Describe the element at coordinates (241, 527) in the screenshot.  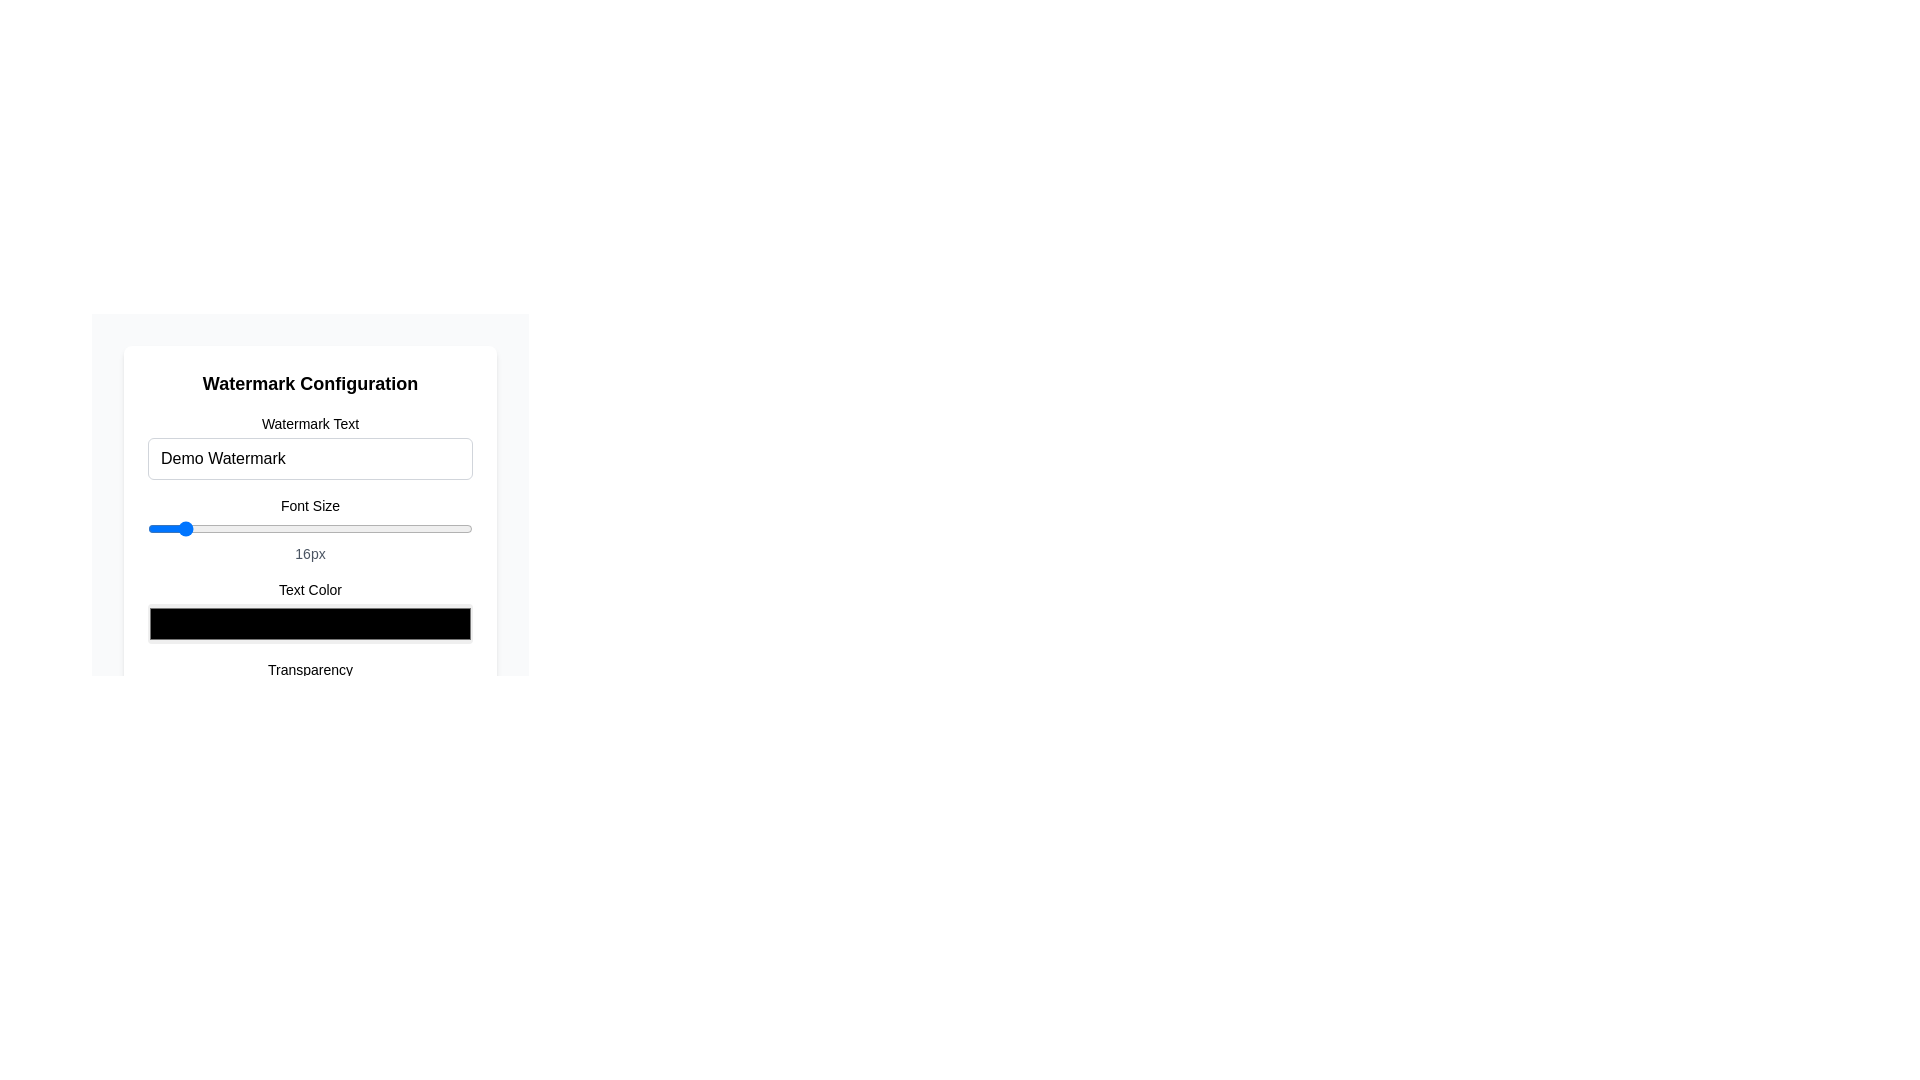
I see `the font size slider` at that location.